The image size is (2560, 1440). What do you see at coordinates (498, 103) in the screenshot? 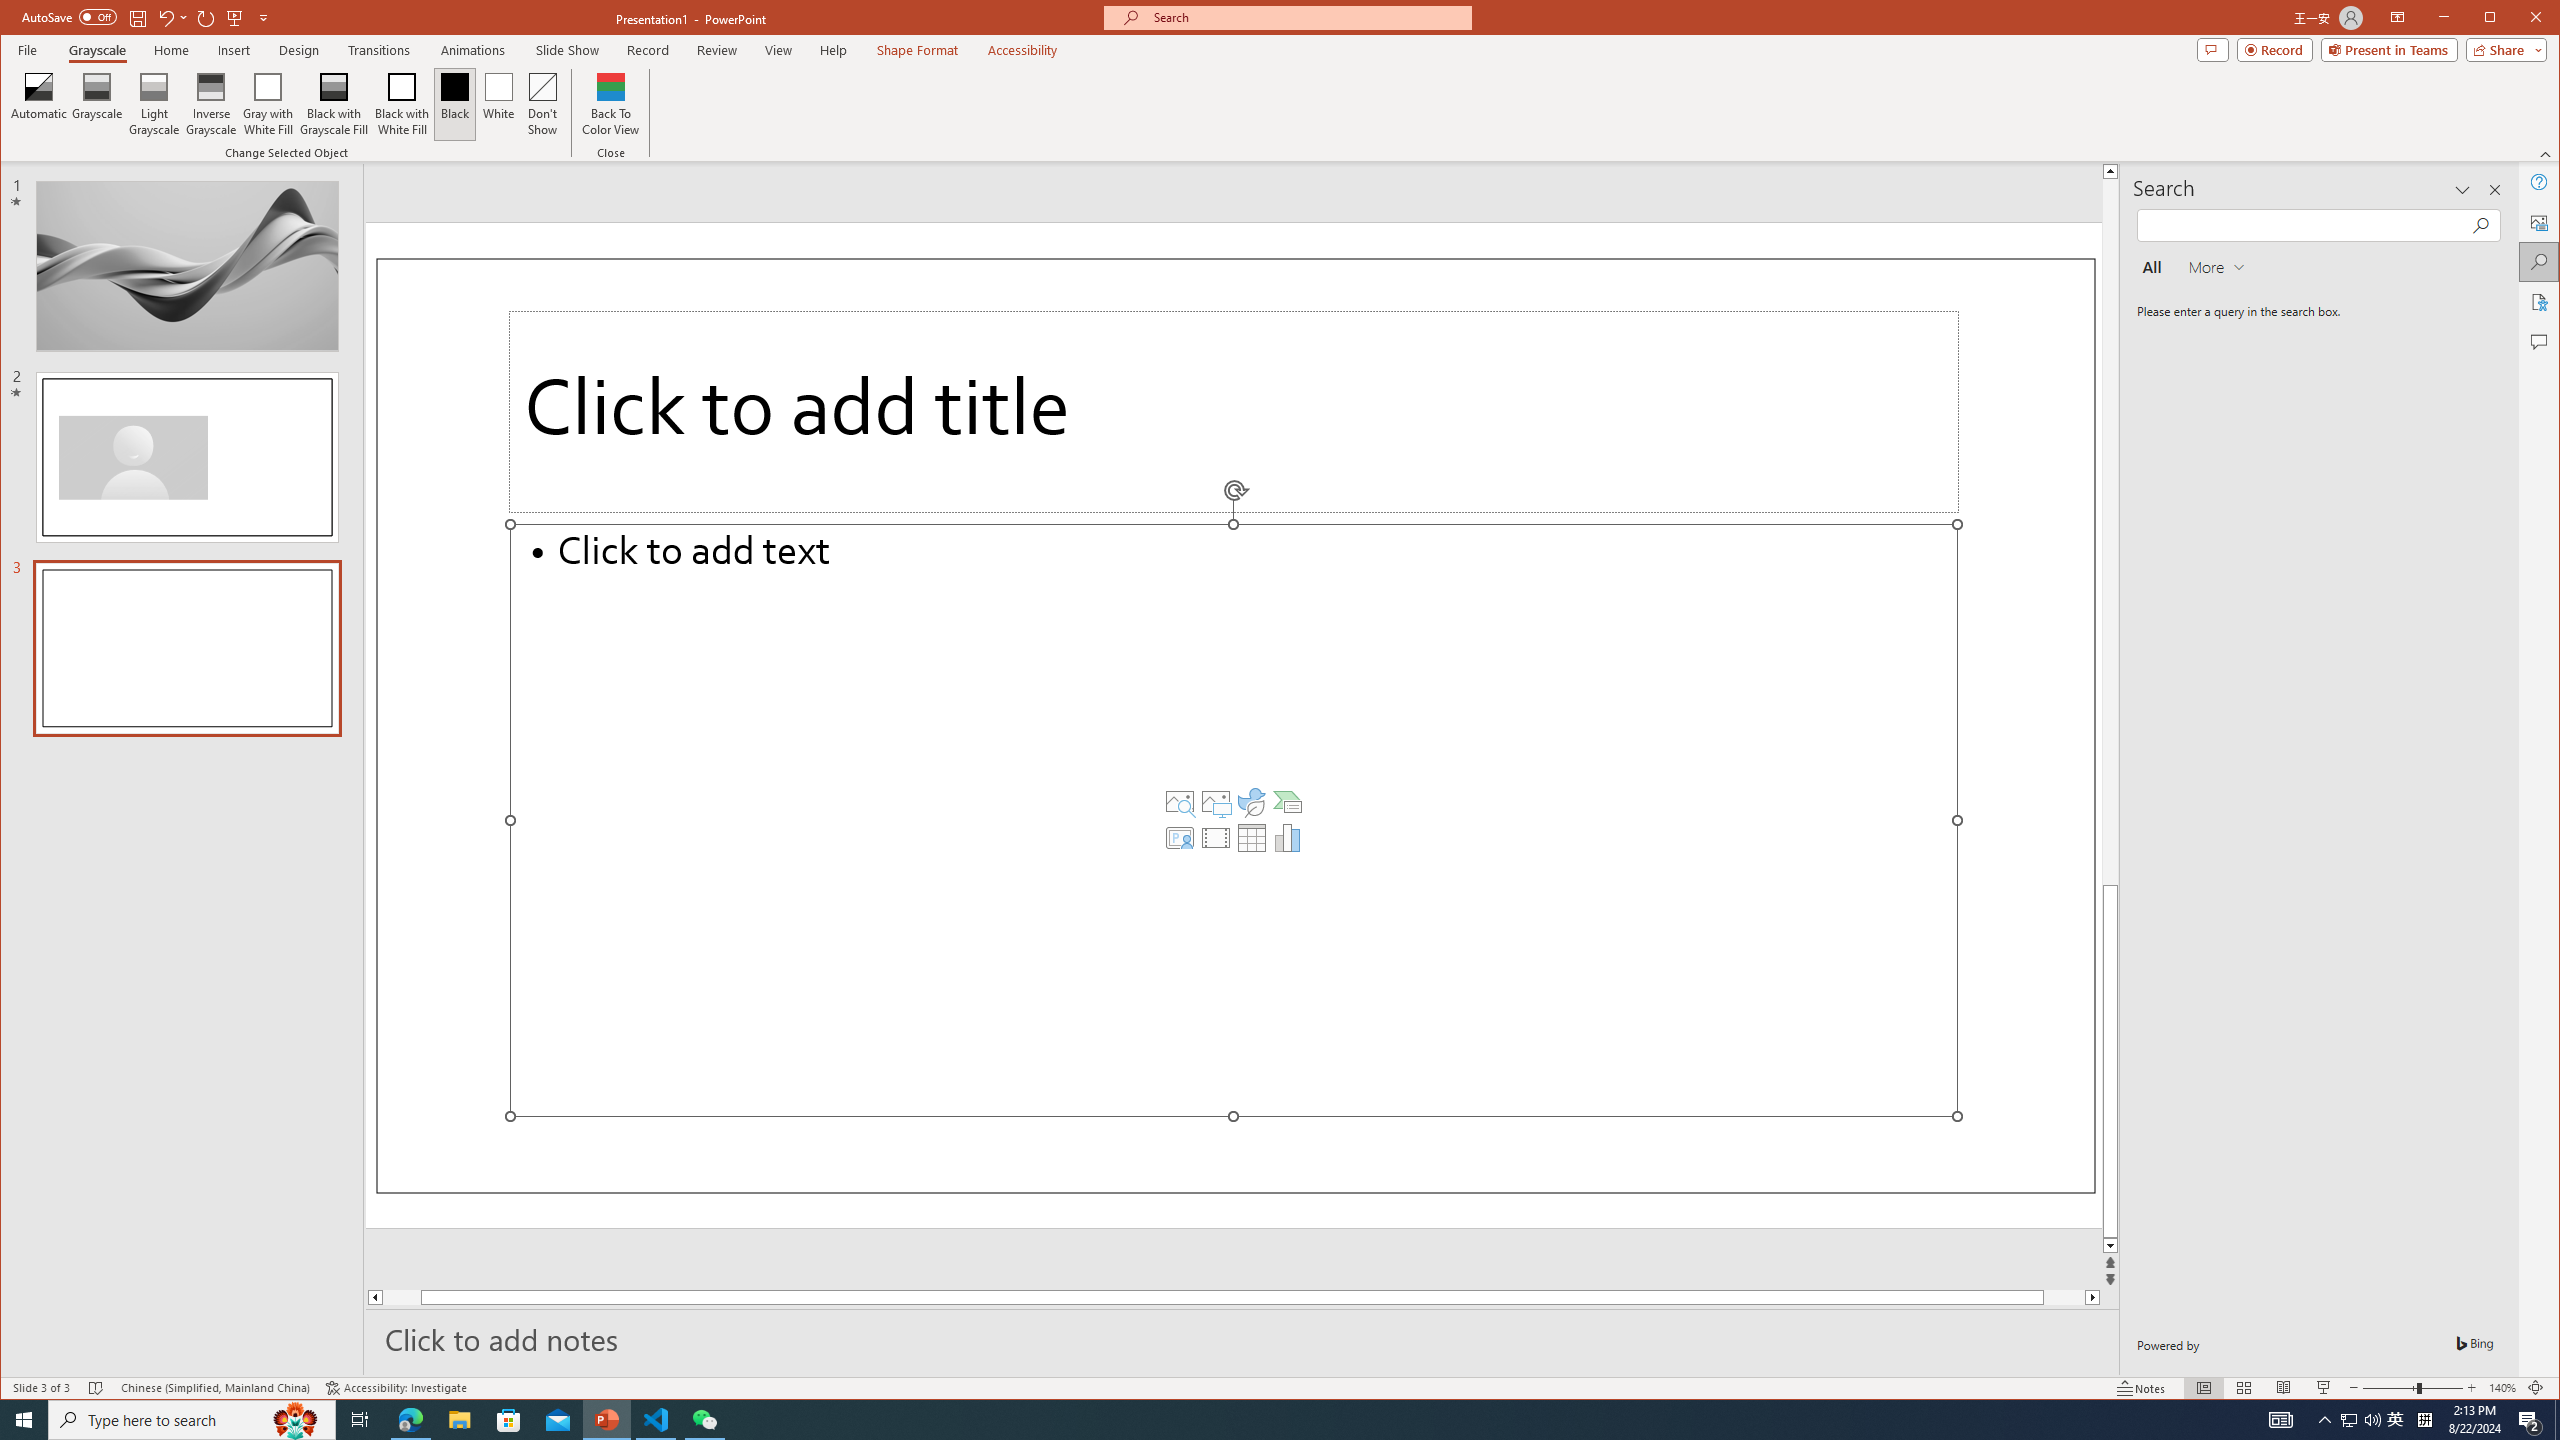
I see `'White'` at bounding box center [498, 103].